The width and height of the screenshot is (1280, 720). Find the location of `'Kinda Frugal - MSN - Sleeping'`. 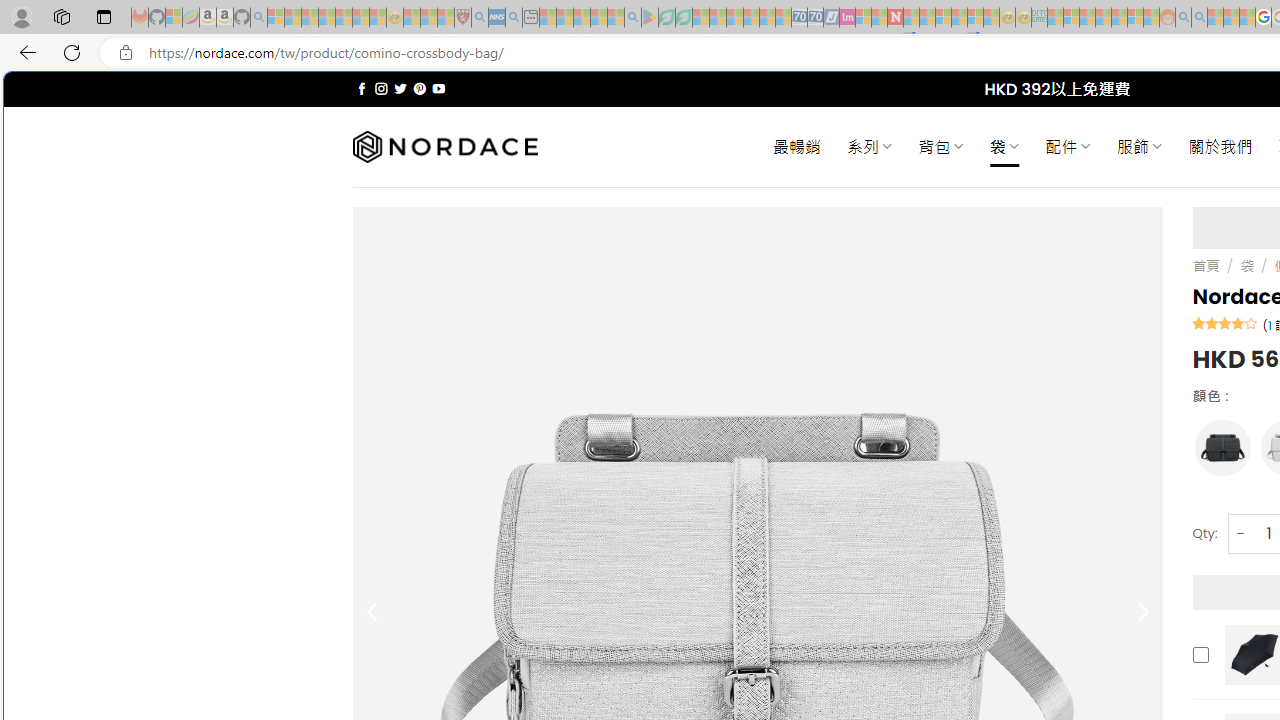

'Kinda Frugal - MSN - Sleeping' is located at coordinates (1120, 17).